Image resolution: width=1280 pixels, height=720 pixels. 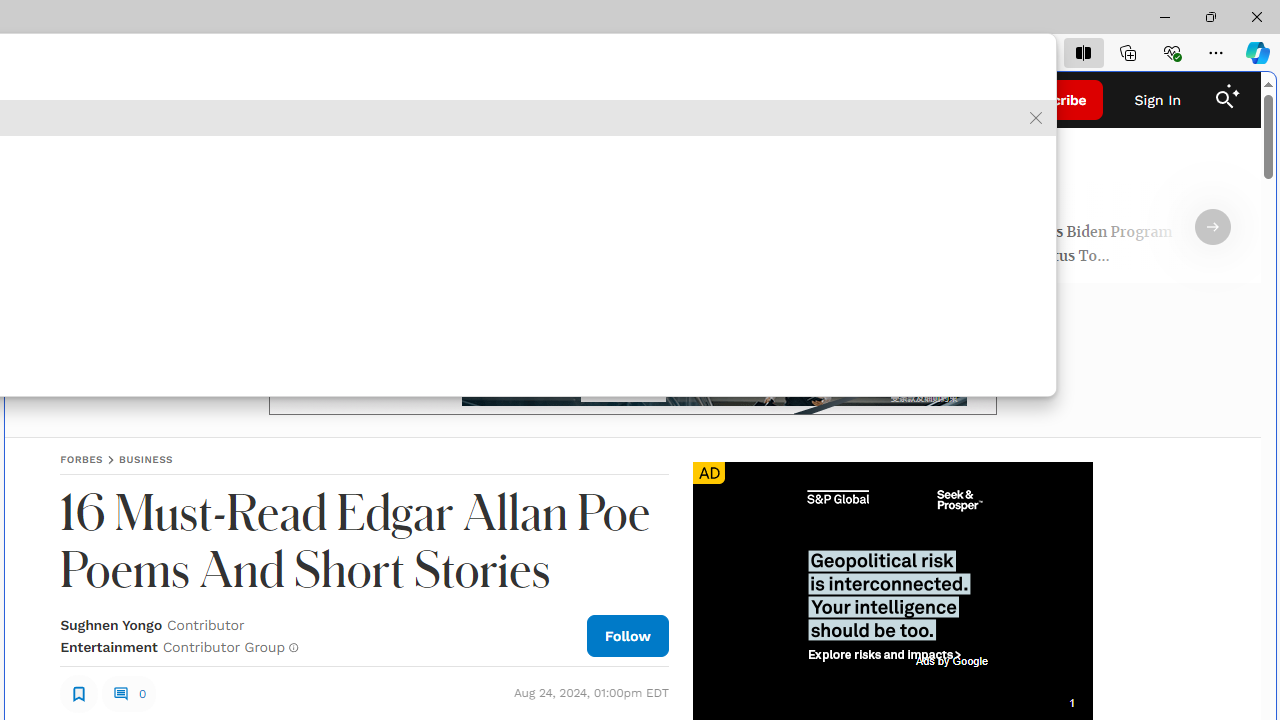 What do you see at coordinates (1052, 100) in the screenshot?
I see `'Subscribe'` at bounding box center [1052, 100].